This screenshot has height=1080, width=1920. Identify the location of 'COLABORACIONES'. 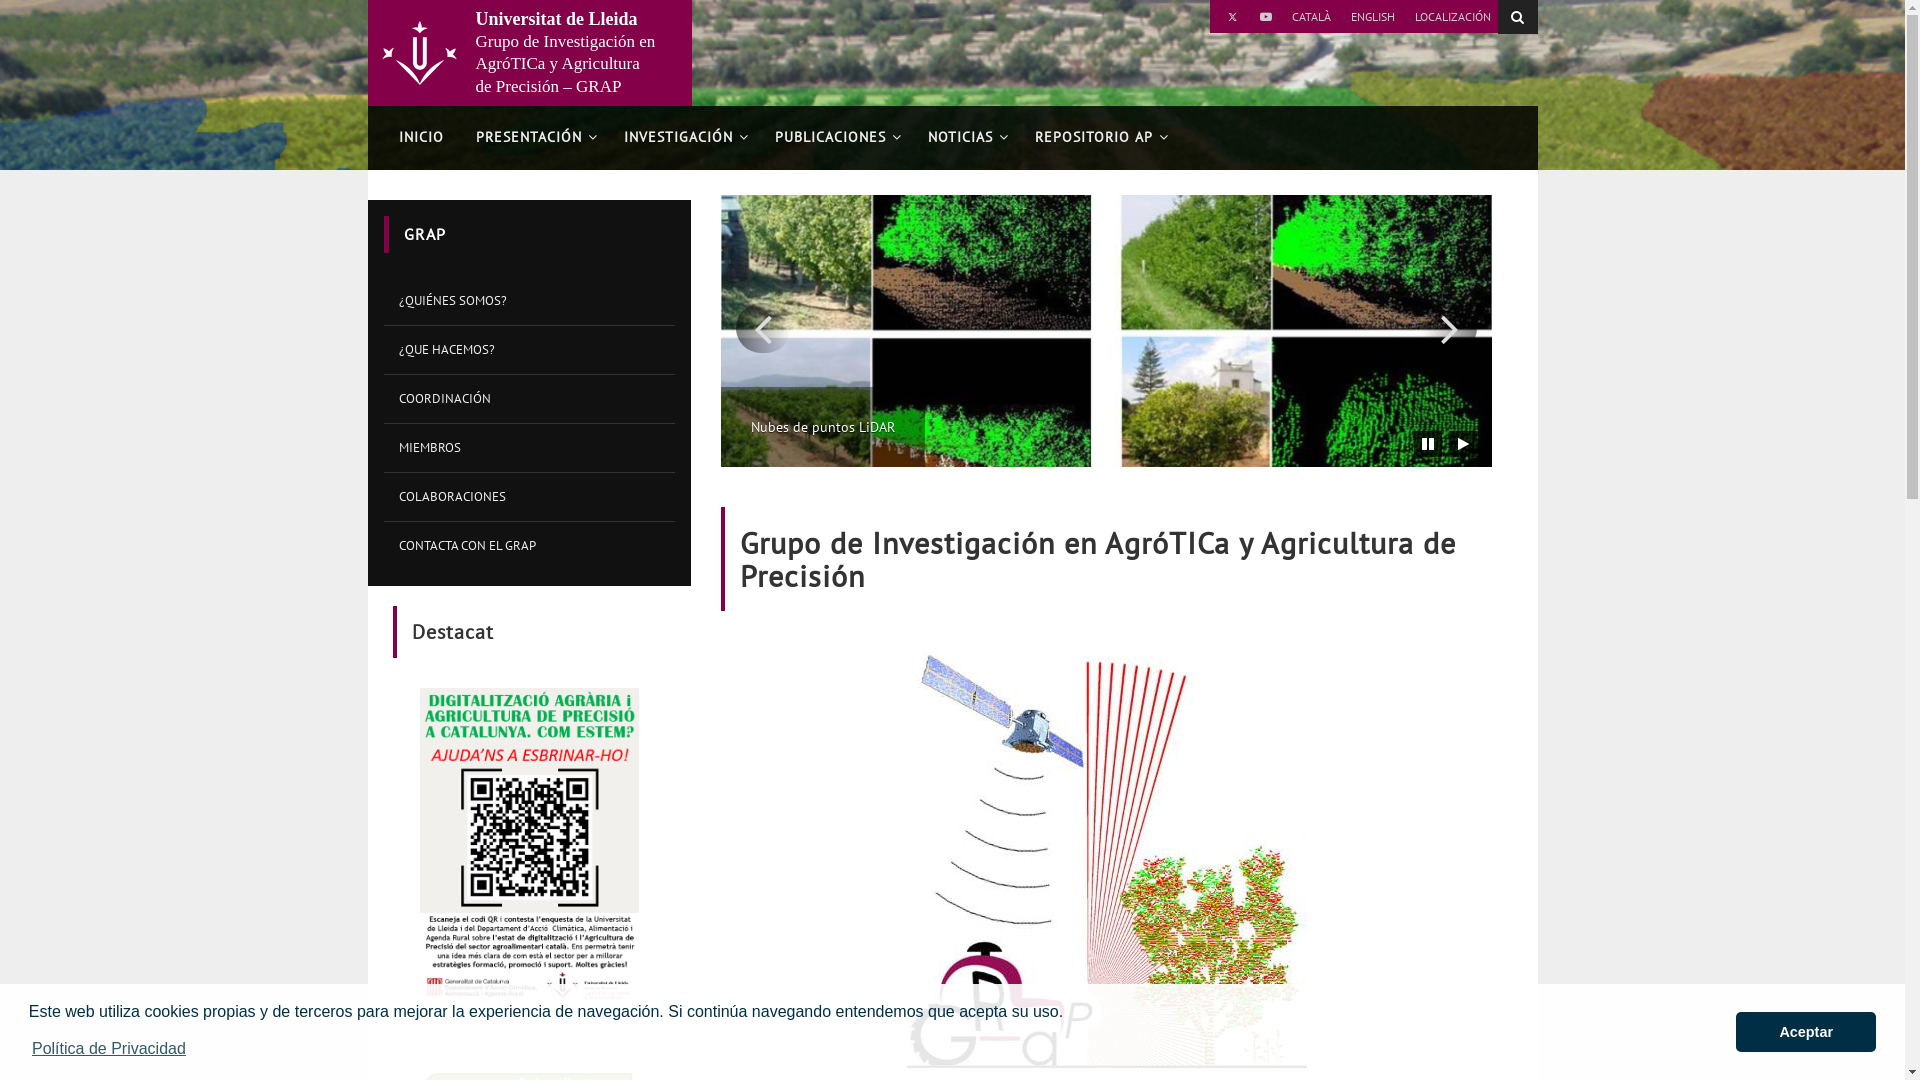
(529, 495).